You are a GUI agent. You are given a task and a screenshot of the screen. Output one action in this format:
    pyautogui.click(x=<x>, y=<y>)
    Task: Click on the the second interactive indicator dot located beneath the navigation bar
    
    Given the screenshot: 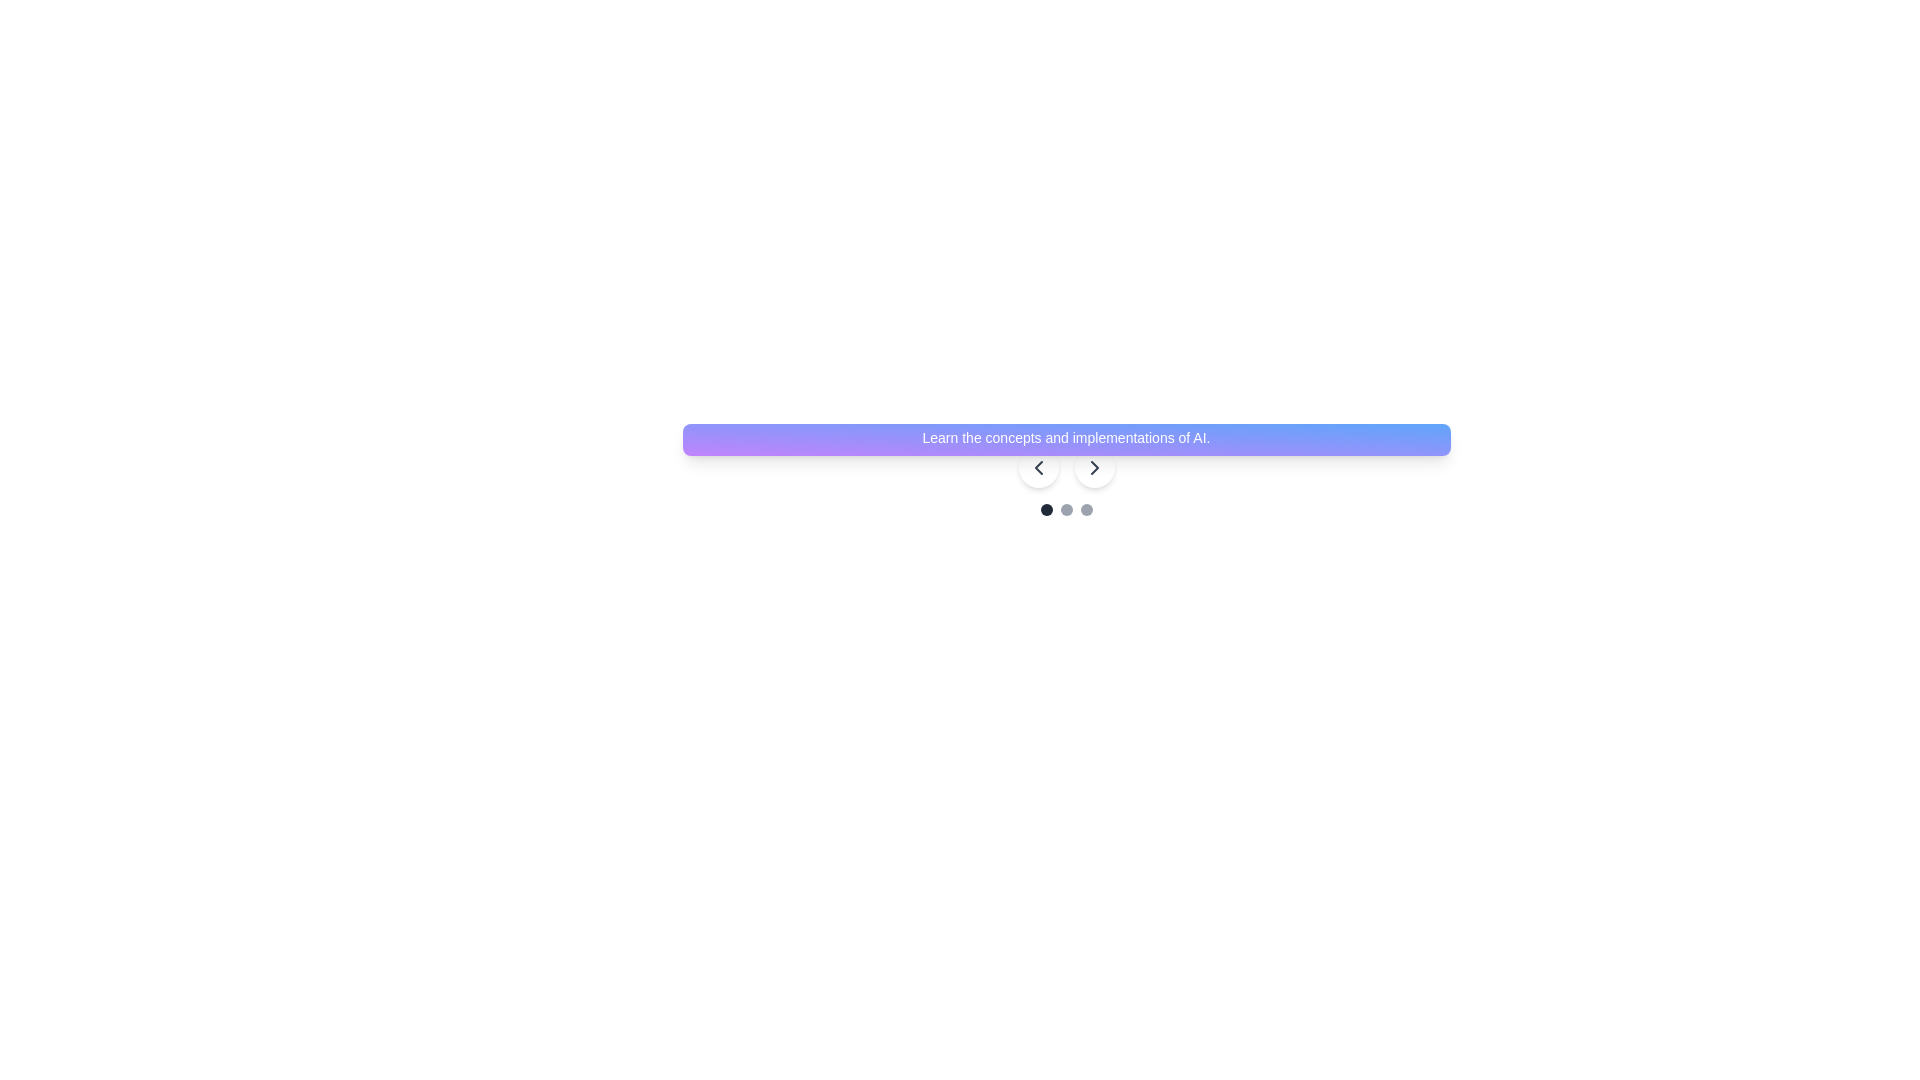 What is the action you would take?
    pyautogui.click(x=1065, y=508)
    